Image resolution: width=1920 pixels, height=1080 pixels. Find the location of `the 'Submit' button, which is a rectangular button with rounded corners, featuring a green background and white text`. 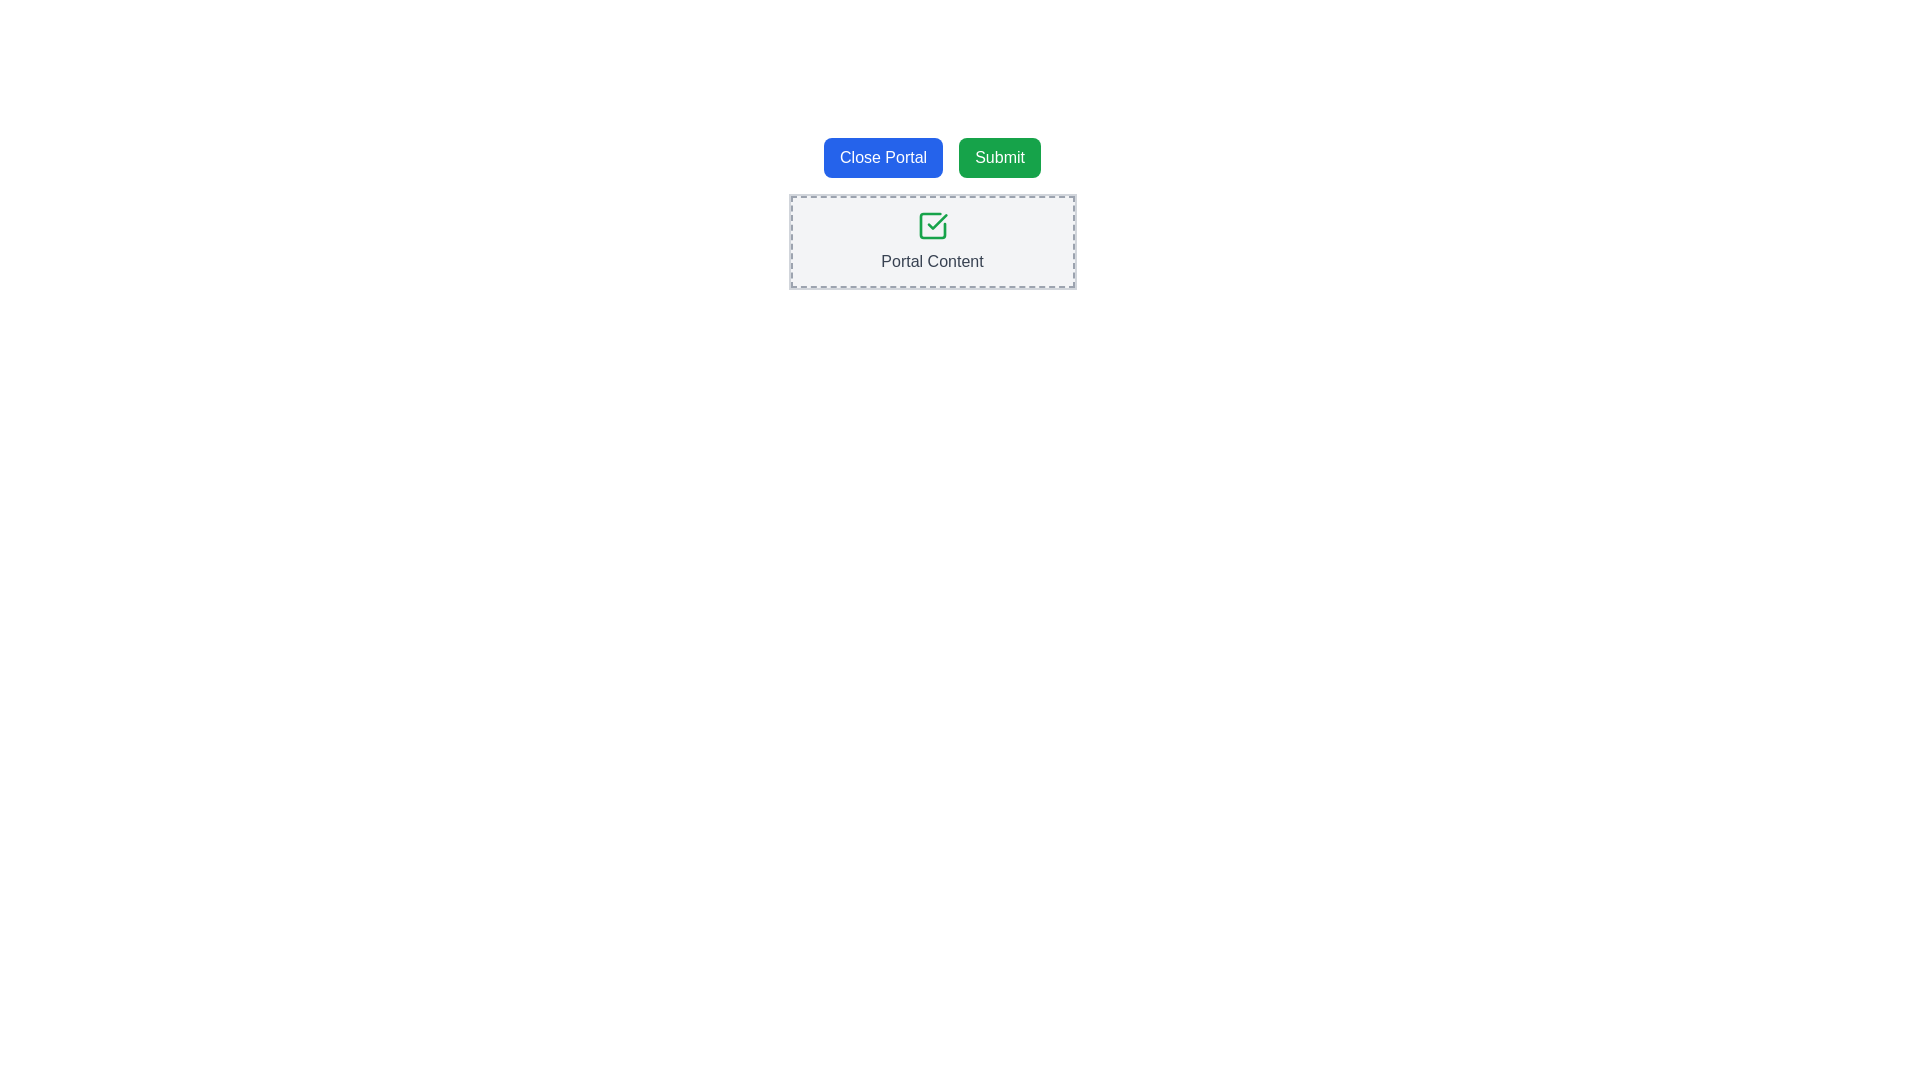

the 'Submit' button, which is a rectangular button with rounded corners, featuring a green background and white text is located at coordinates (1000, 157).